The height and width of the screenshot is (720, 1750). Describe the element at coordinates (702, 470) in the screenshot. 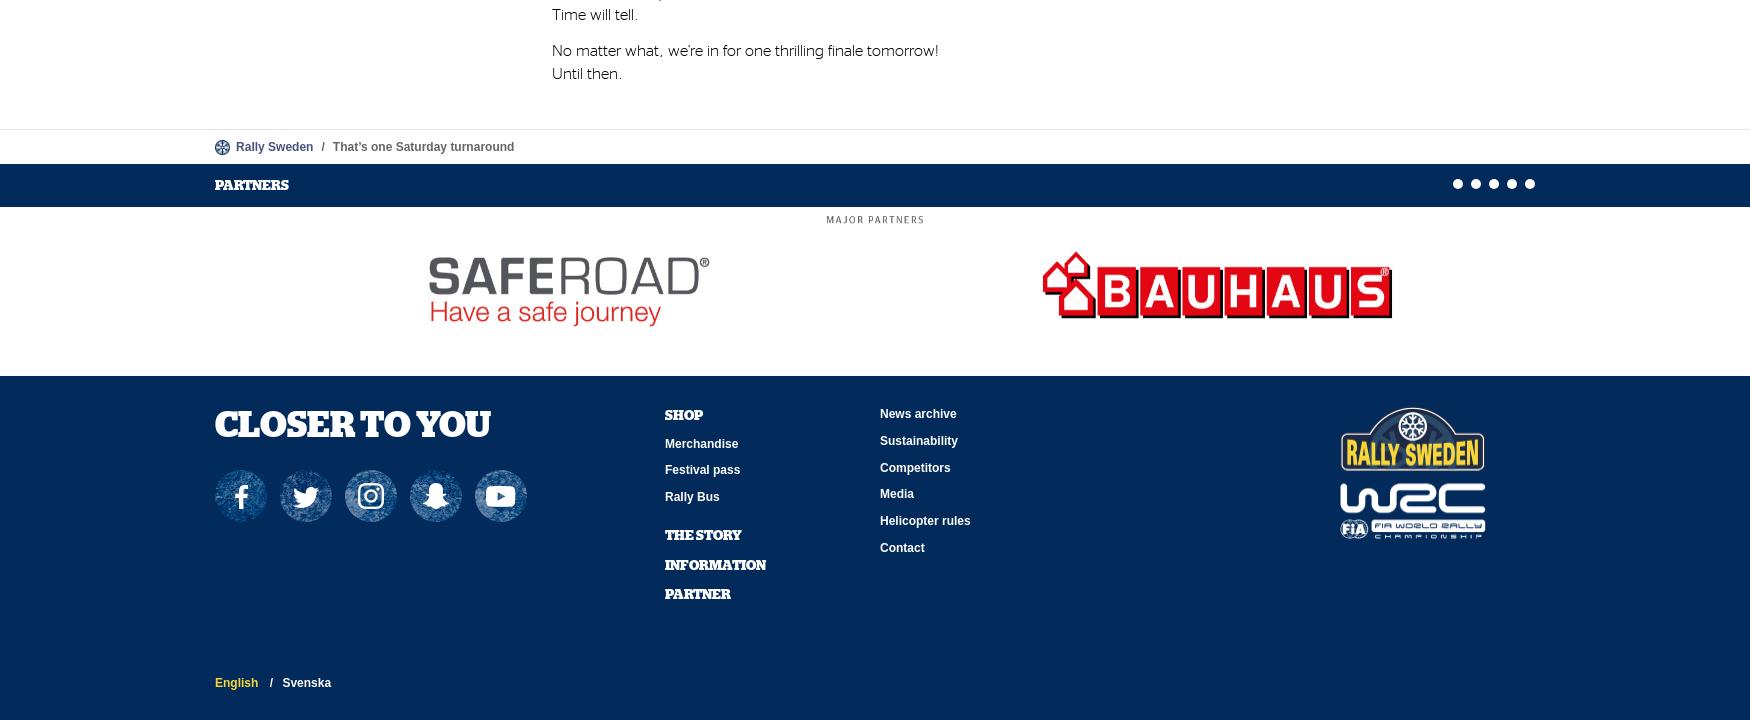

I see `'Festival pass'` at that location.